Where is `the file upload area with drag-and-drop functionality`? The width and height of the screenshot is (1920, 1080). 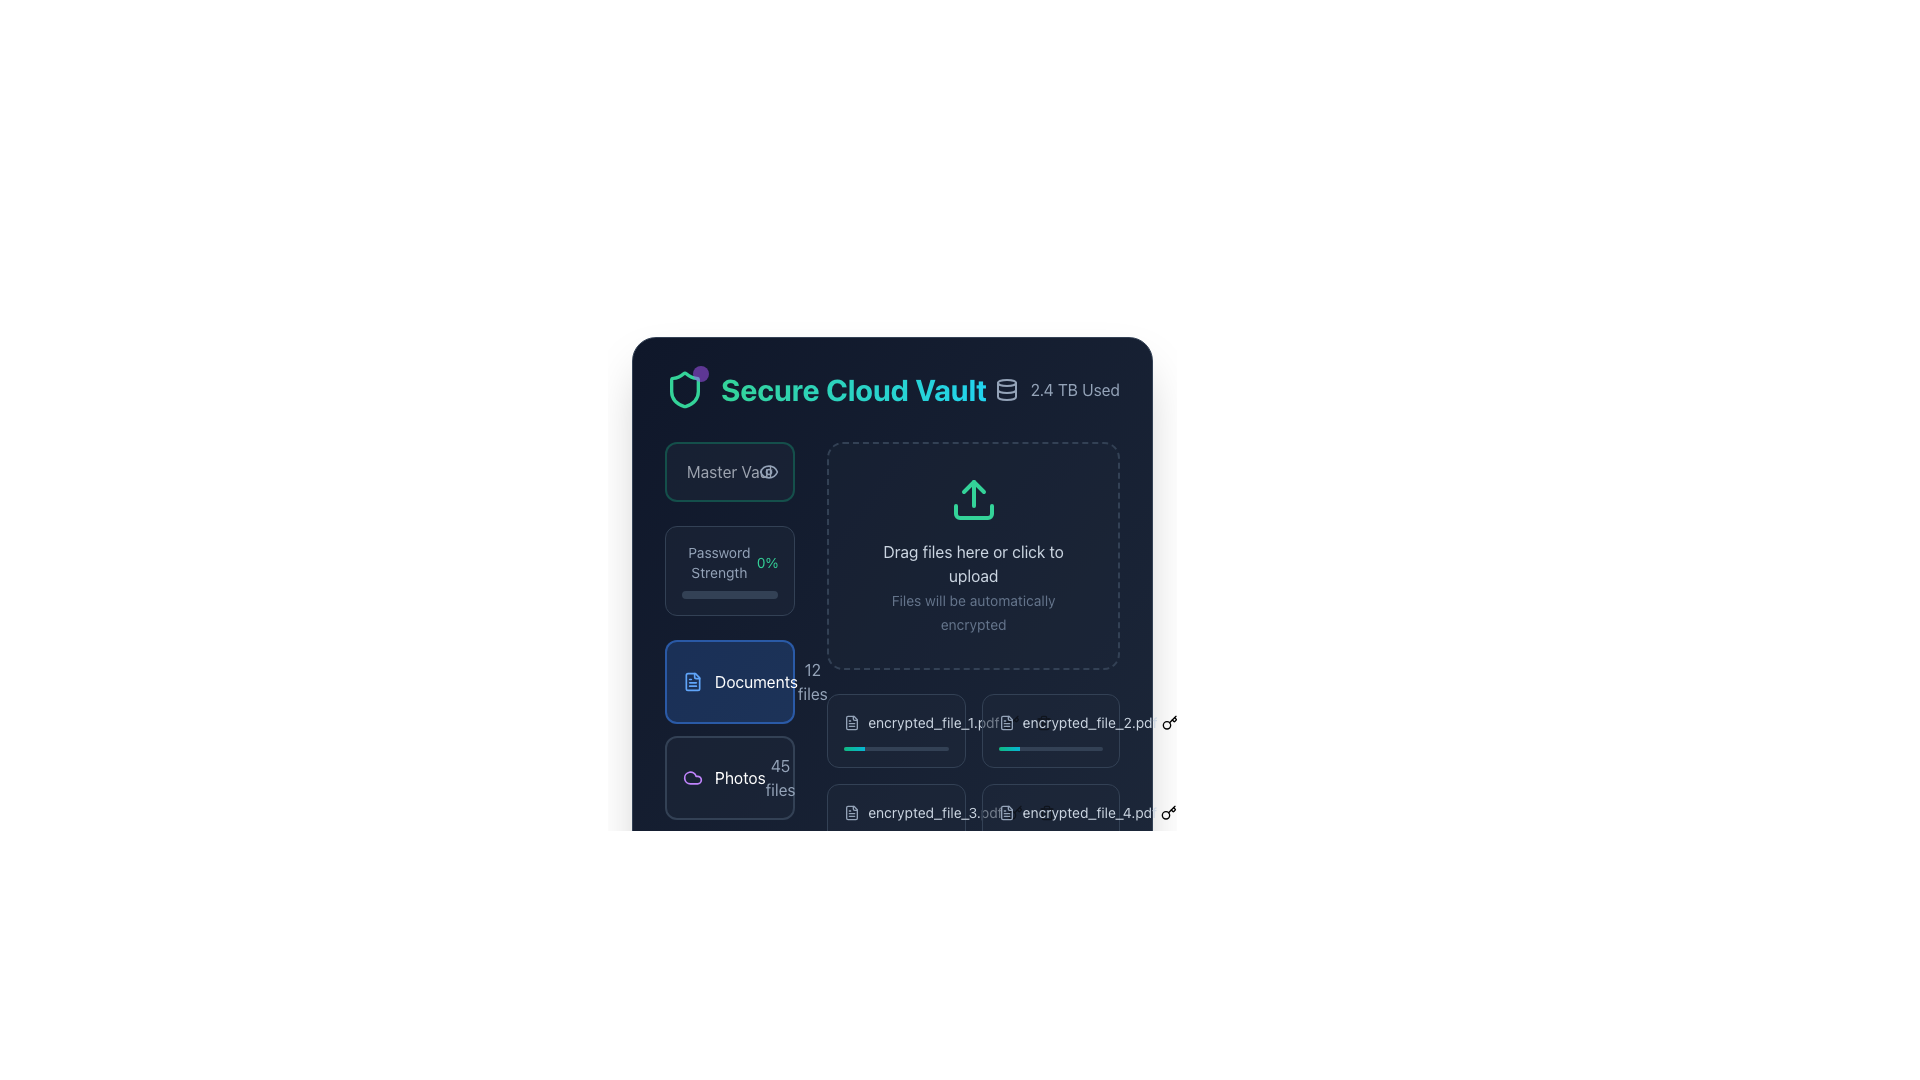 the file upload area with drag-and-drop functionality is located at coordinates (973, 555).